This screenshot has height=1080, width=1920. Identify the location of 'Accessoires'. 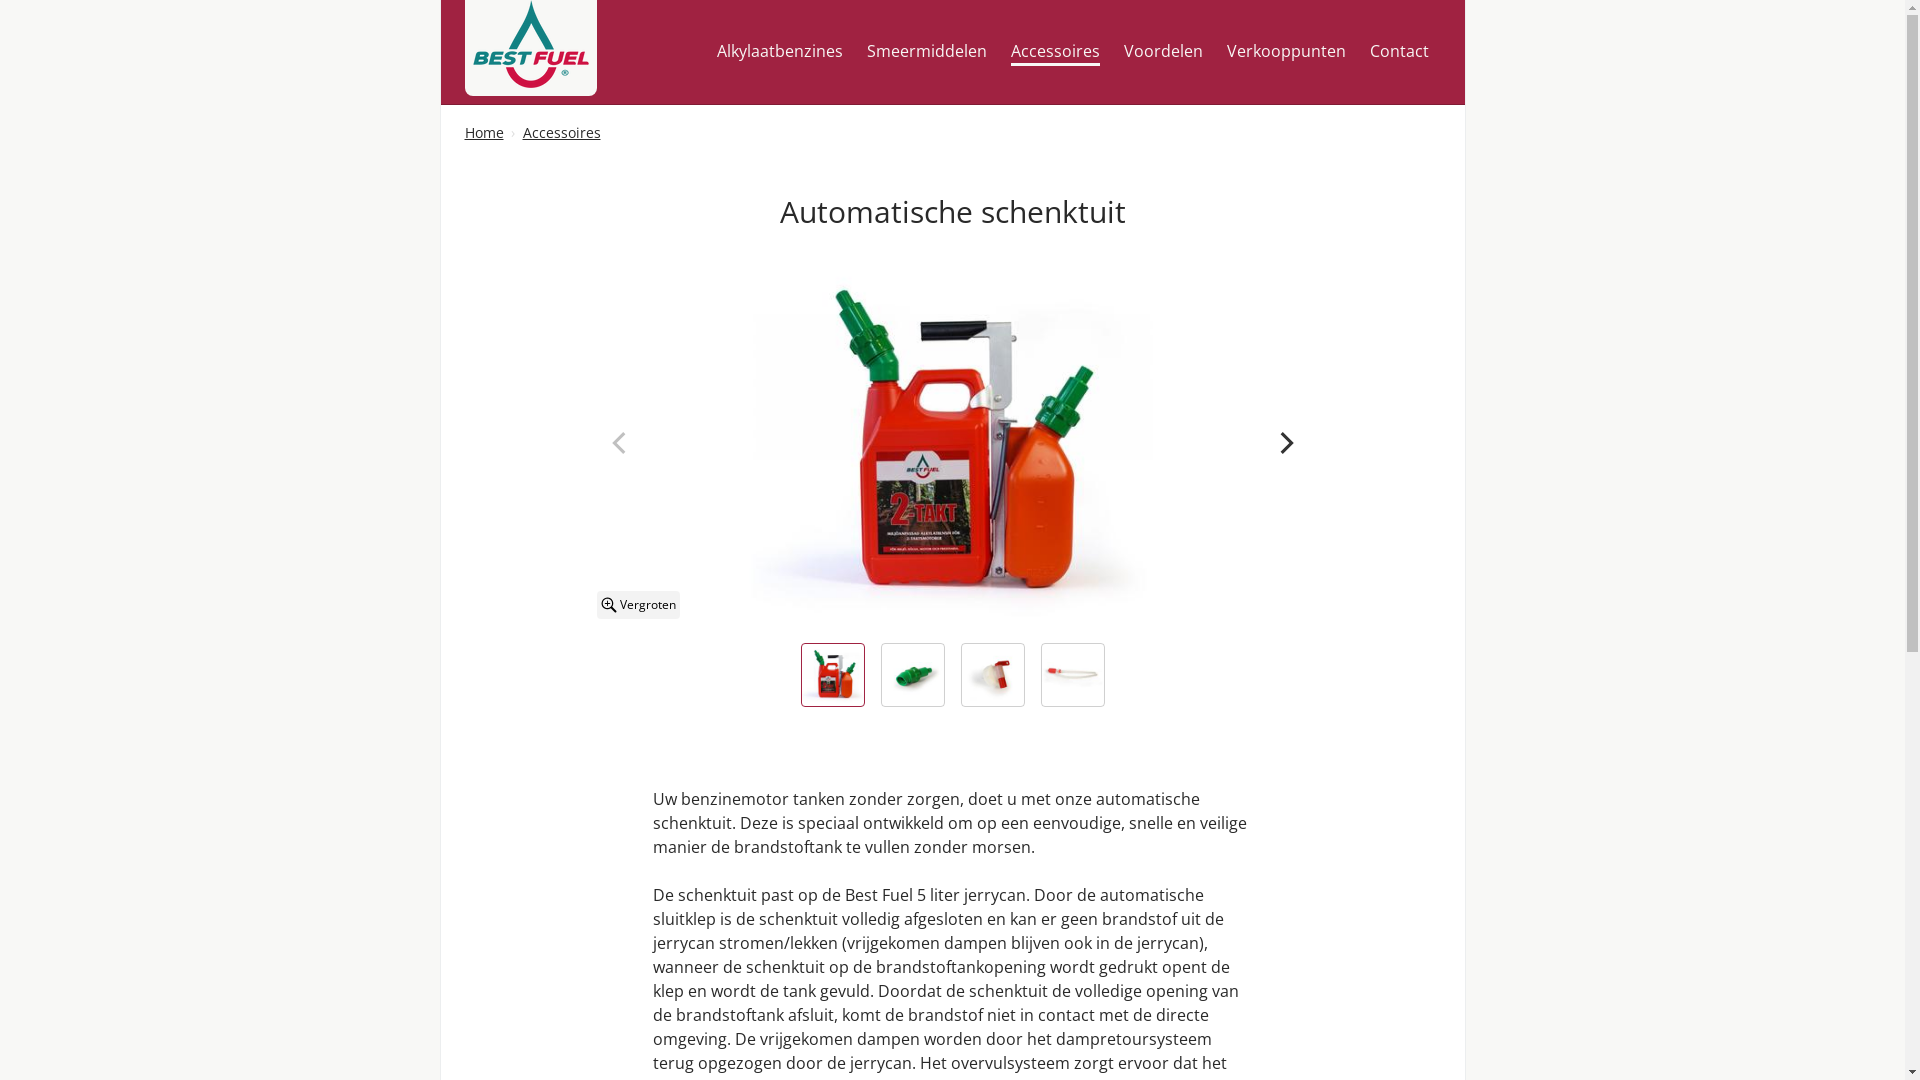
(1053, 50).